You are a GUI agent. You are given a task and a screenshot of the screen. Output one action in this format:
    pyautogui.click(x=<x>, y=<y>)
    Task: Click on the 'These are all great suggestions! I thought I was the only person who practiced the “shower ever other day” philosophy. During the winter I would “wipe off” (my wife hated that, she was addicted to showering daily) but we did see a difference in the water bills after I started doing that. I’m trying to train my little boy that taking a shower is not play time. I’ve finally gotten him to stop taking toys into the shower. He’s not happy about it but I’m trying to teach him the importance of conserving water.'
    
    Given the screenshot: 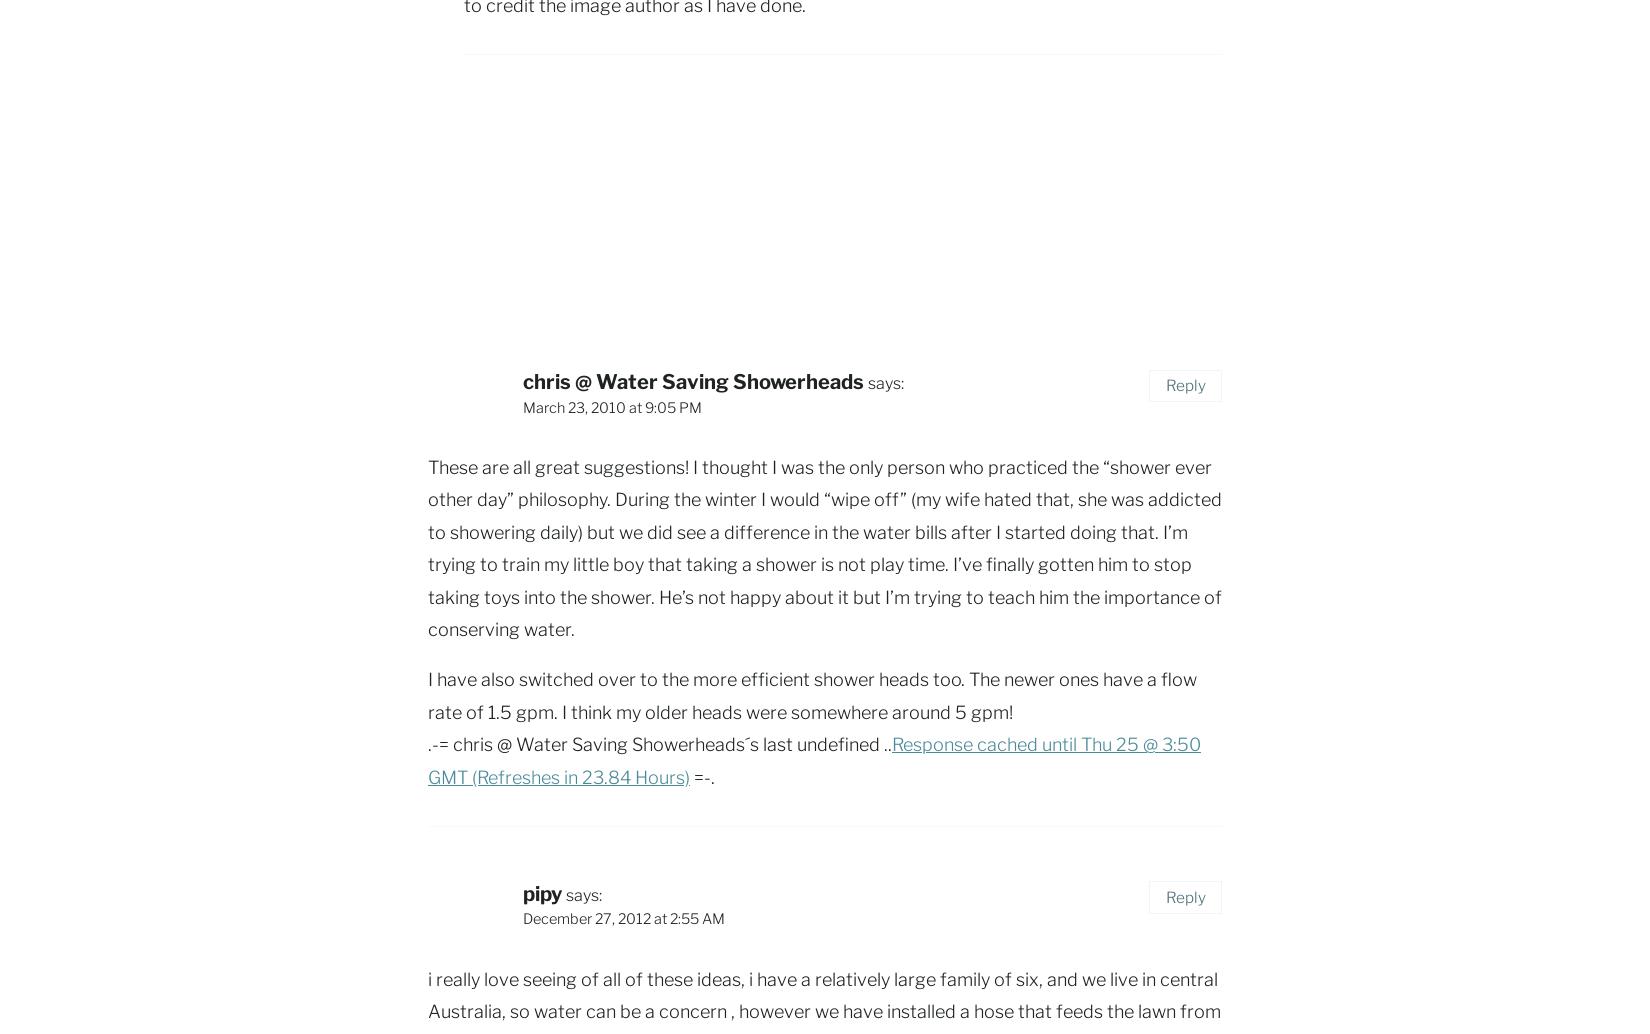 What is the action you would take?
    pyautogui.click(x=427, y=548)
    